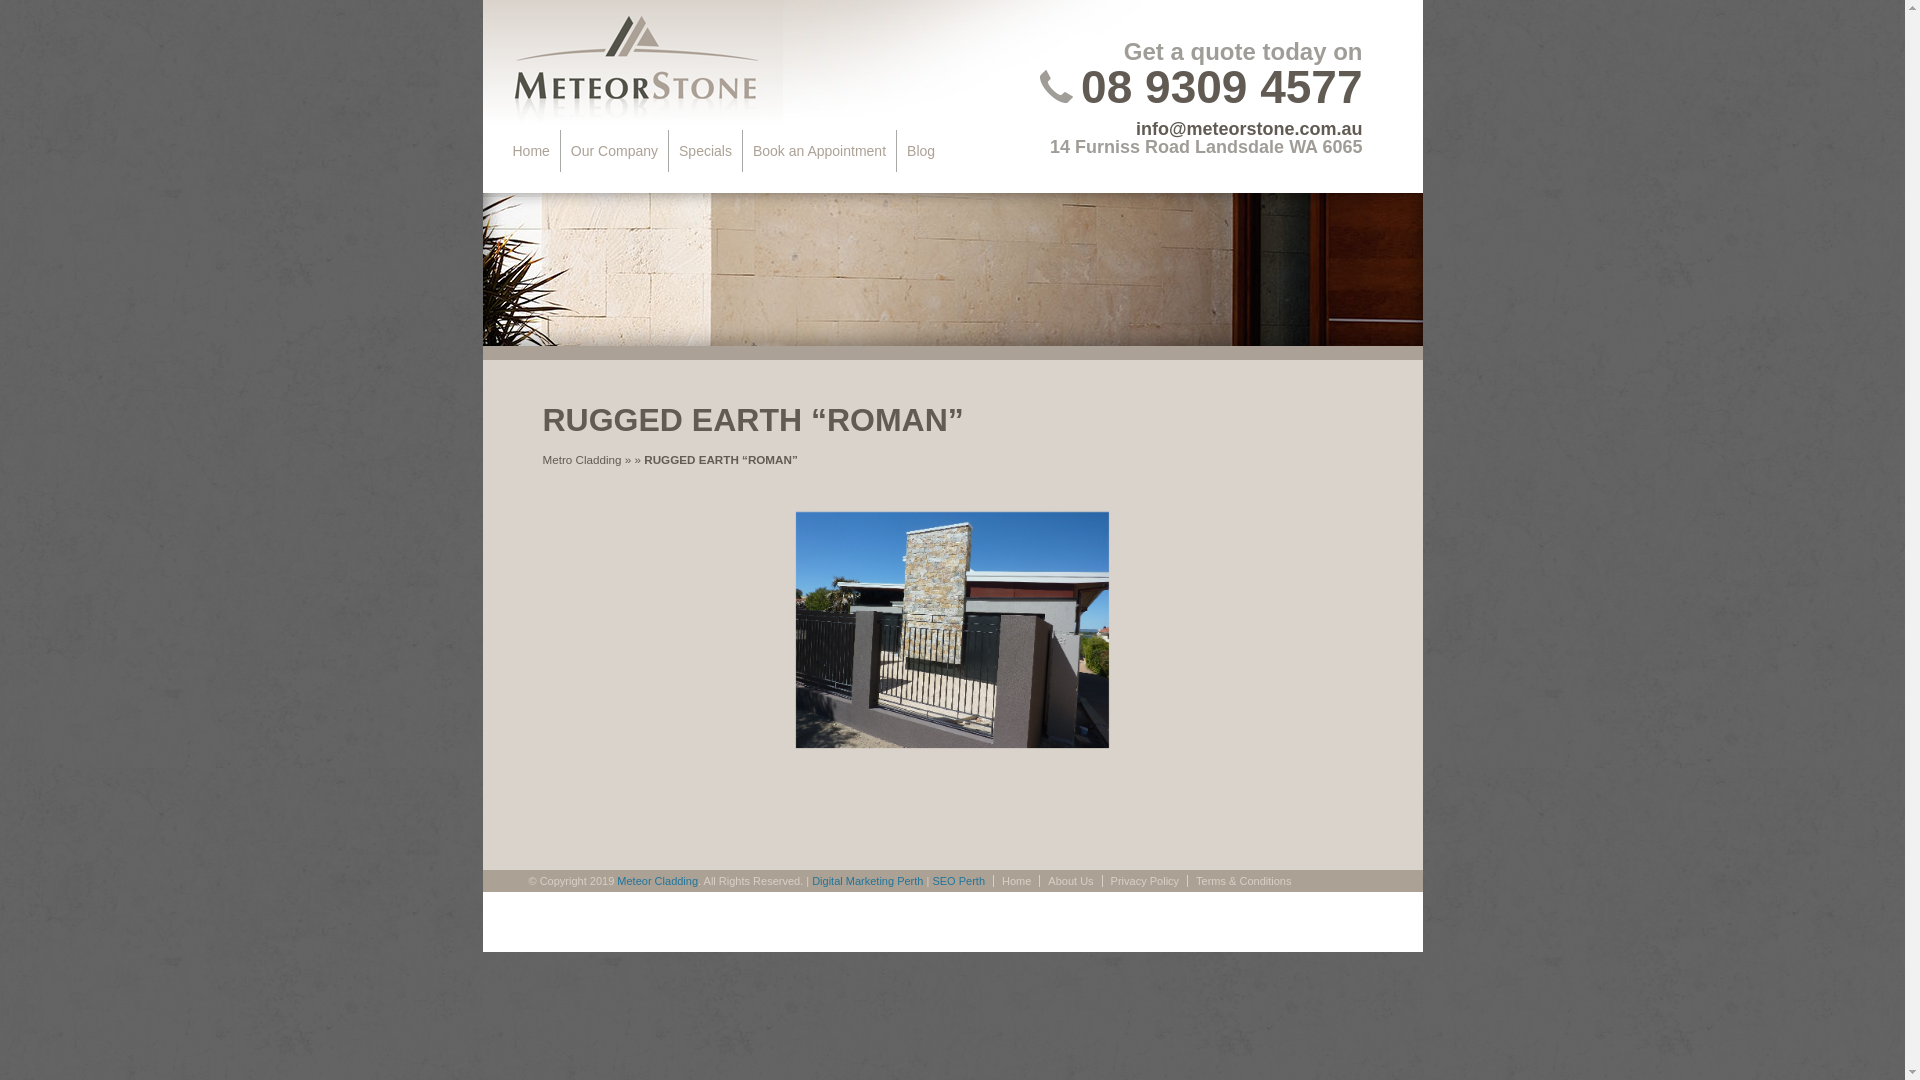 The image size is (1920, 1080). What do you see at coordinates (558, 149) in the screenshot?
I see `'Skip to content'` at bounding box center [558, 149].